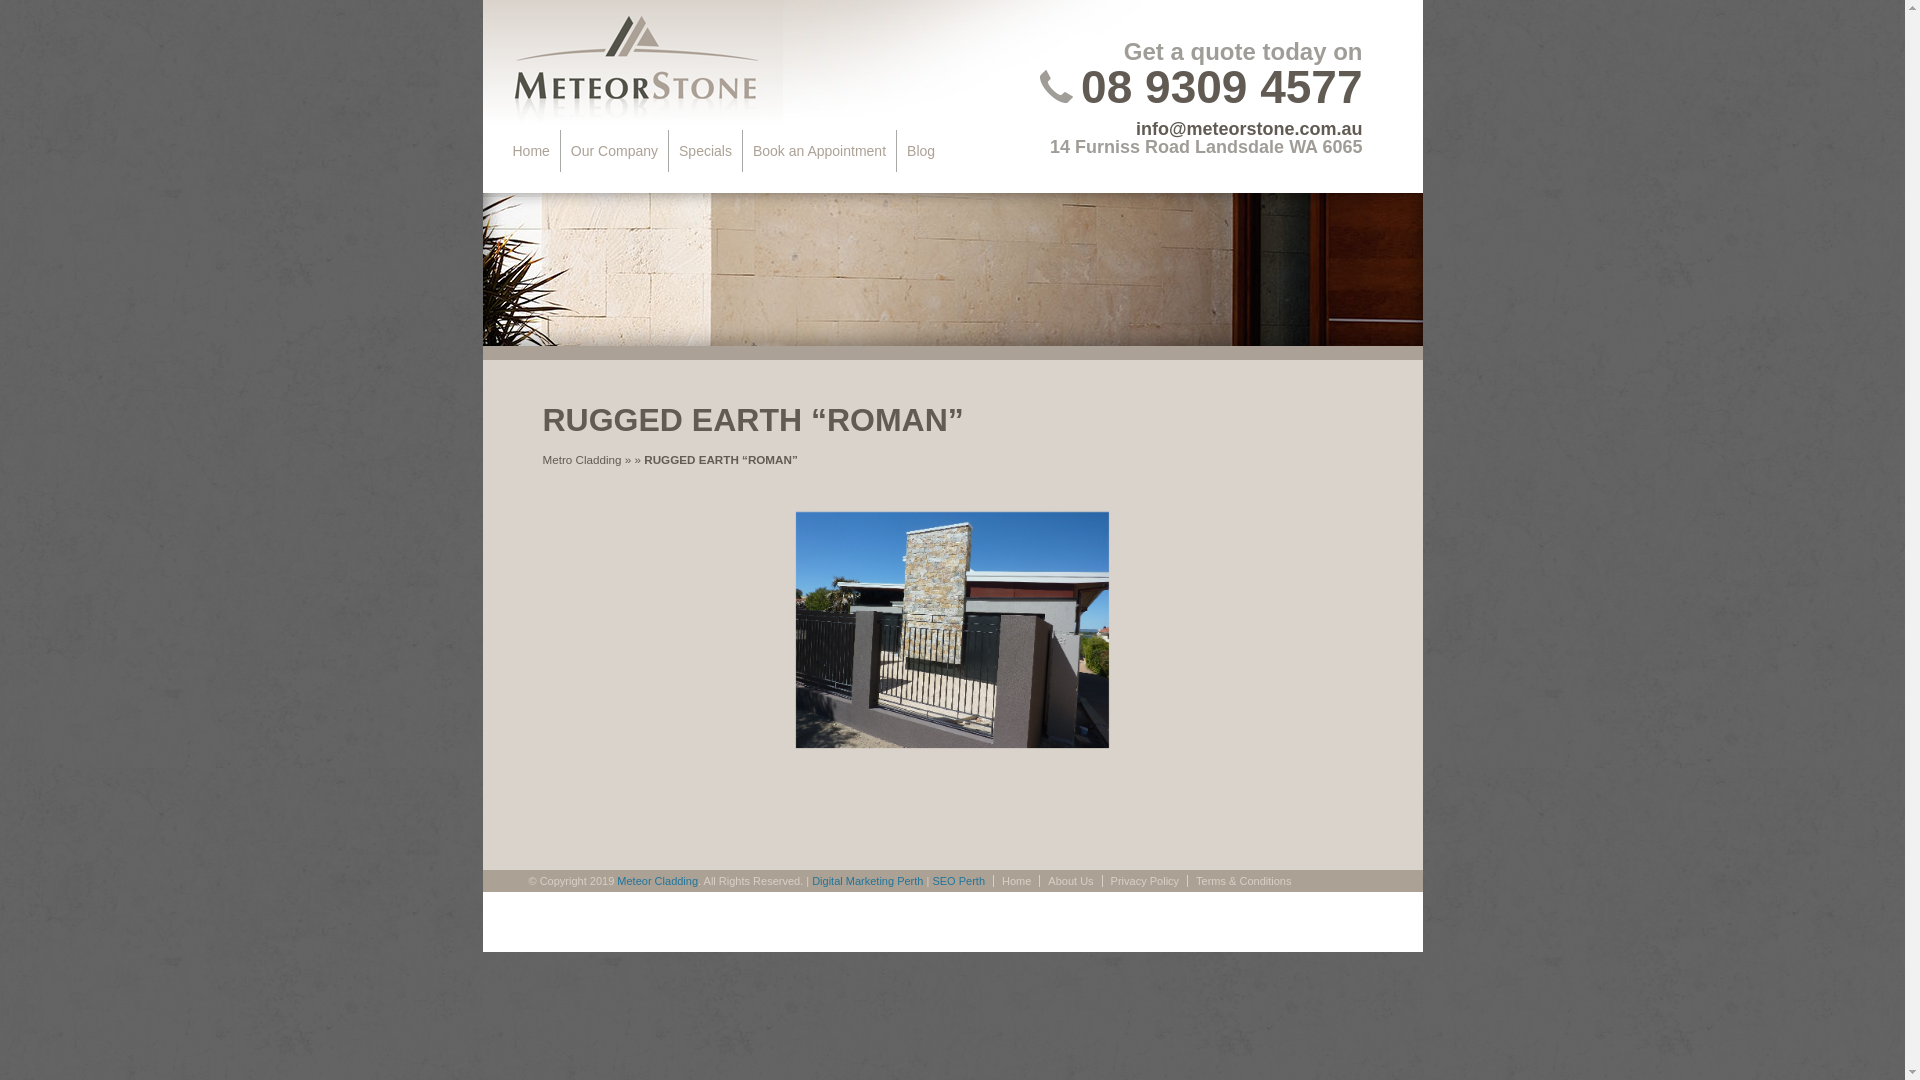 The image size is (1920, 1080). What do you see at coordinates (558, 149) in the screenshot?
I see `'Skip to content'` at bounding box center [558, 149].